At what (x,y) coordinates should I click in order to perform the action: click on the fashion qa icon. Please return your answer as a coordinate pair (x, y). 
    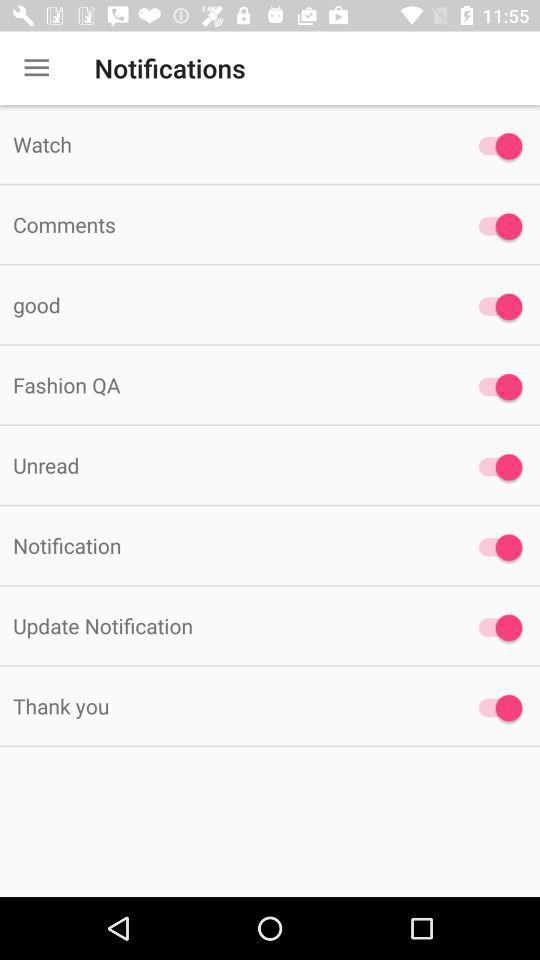
    Looking at the image, I should click on (224, 384).